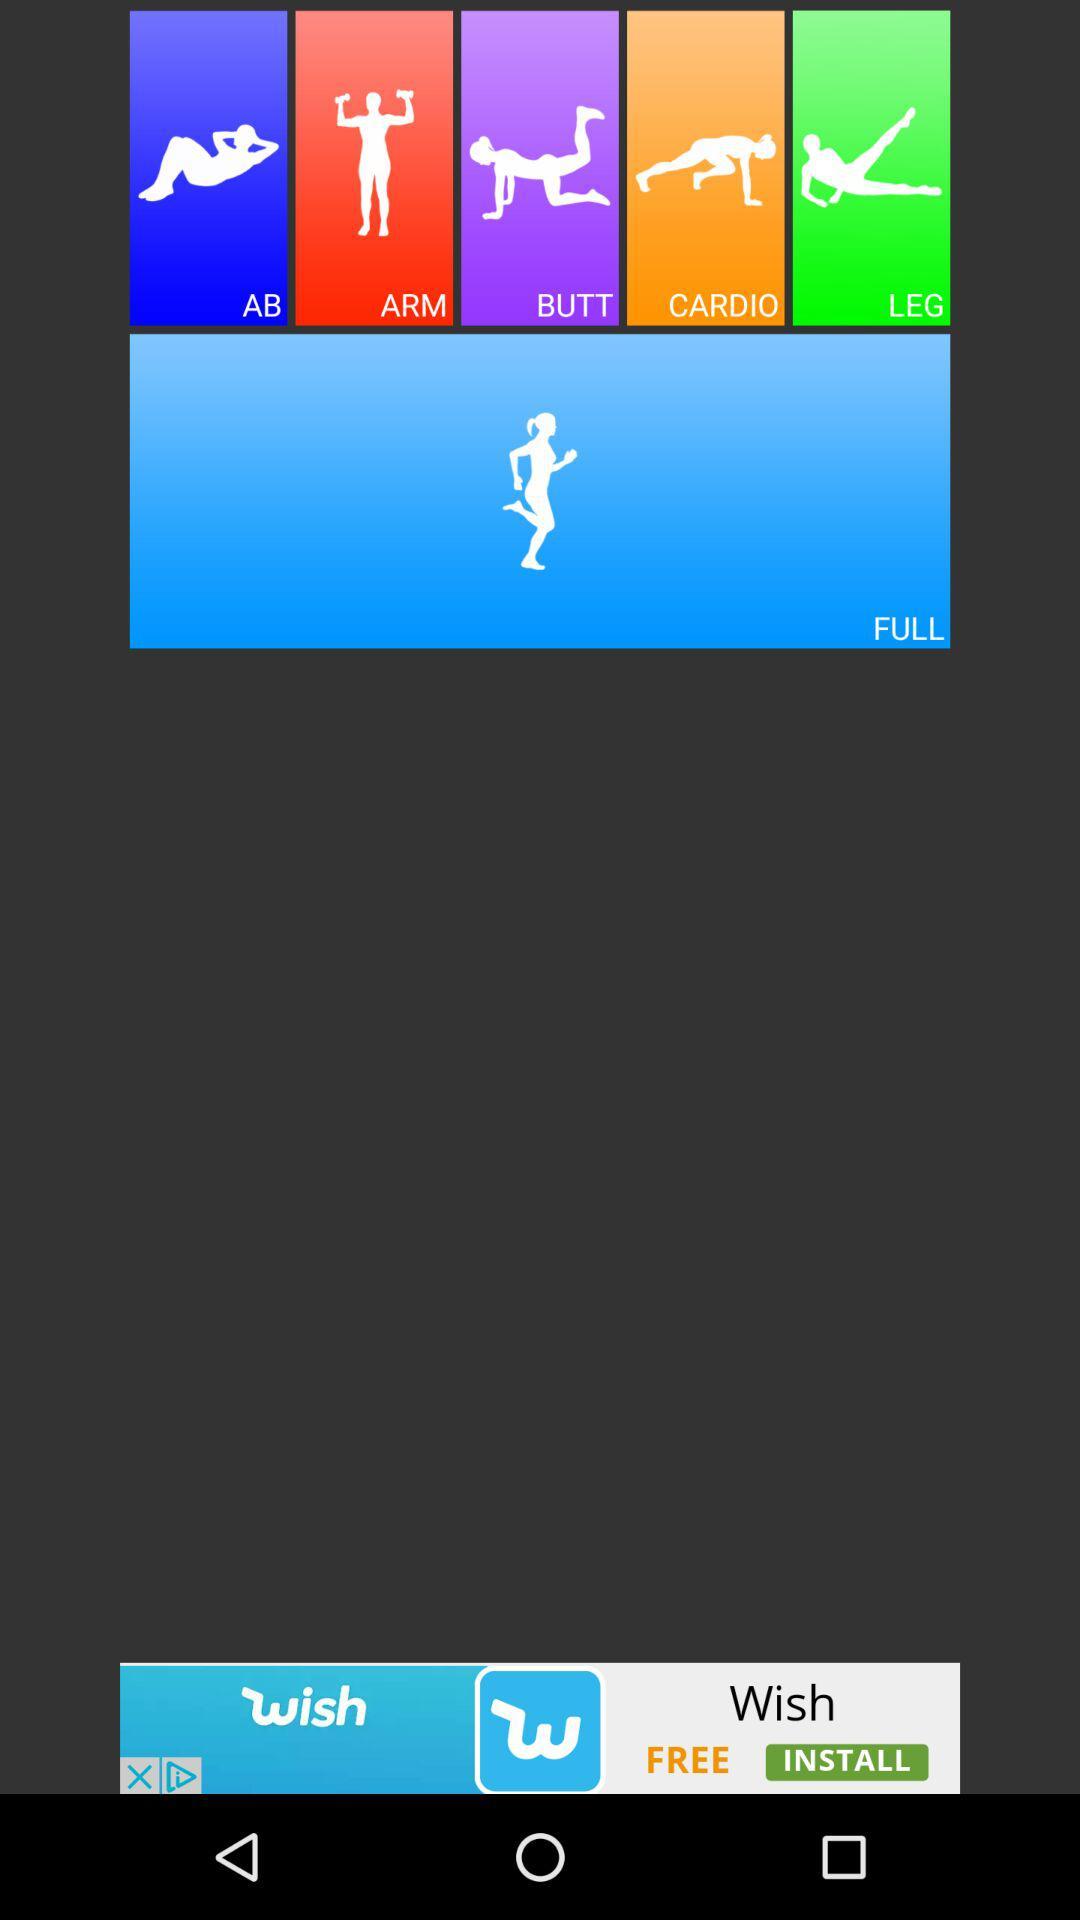 The height and width of the screenshot is (1920, 1080). I want to click on running option, so click(540, 491).